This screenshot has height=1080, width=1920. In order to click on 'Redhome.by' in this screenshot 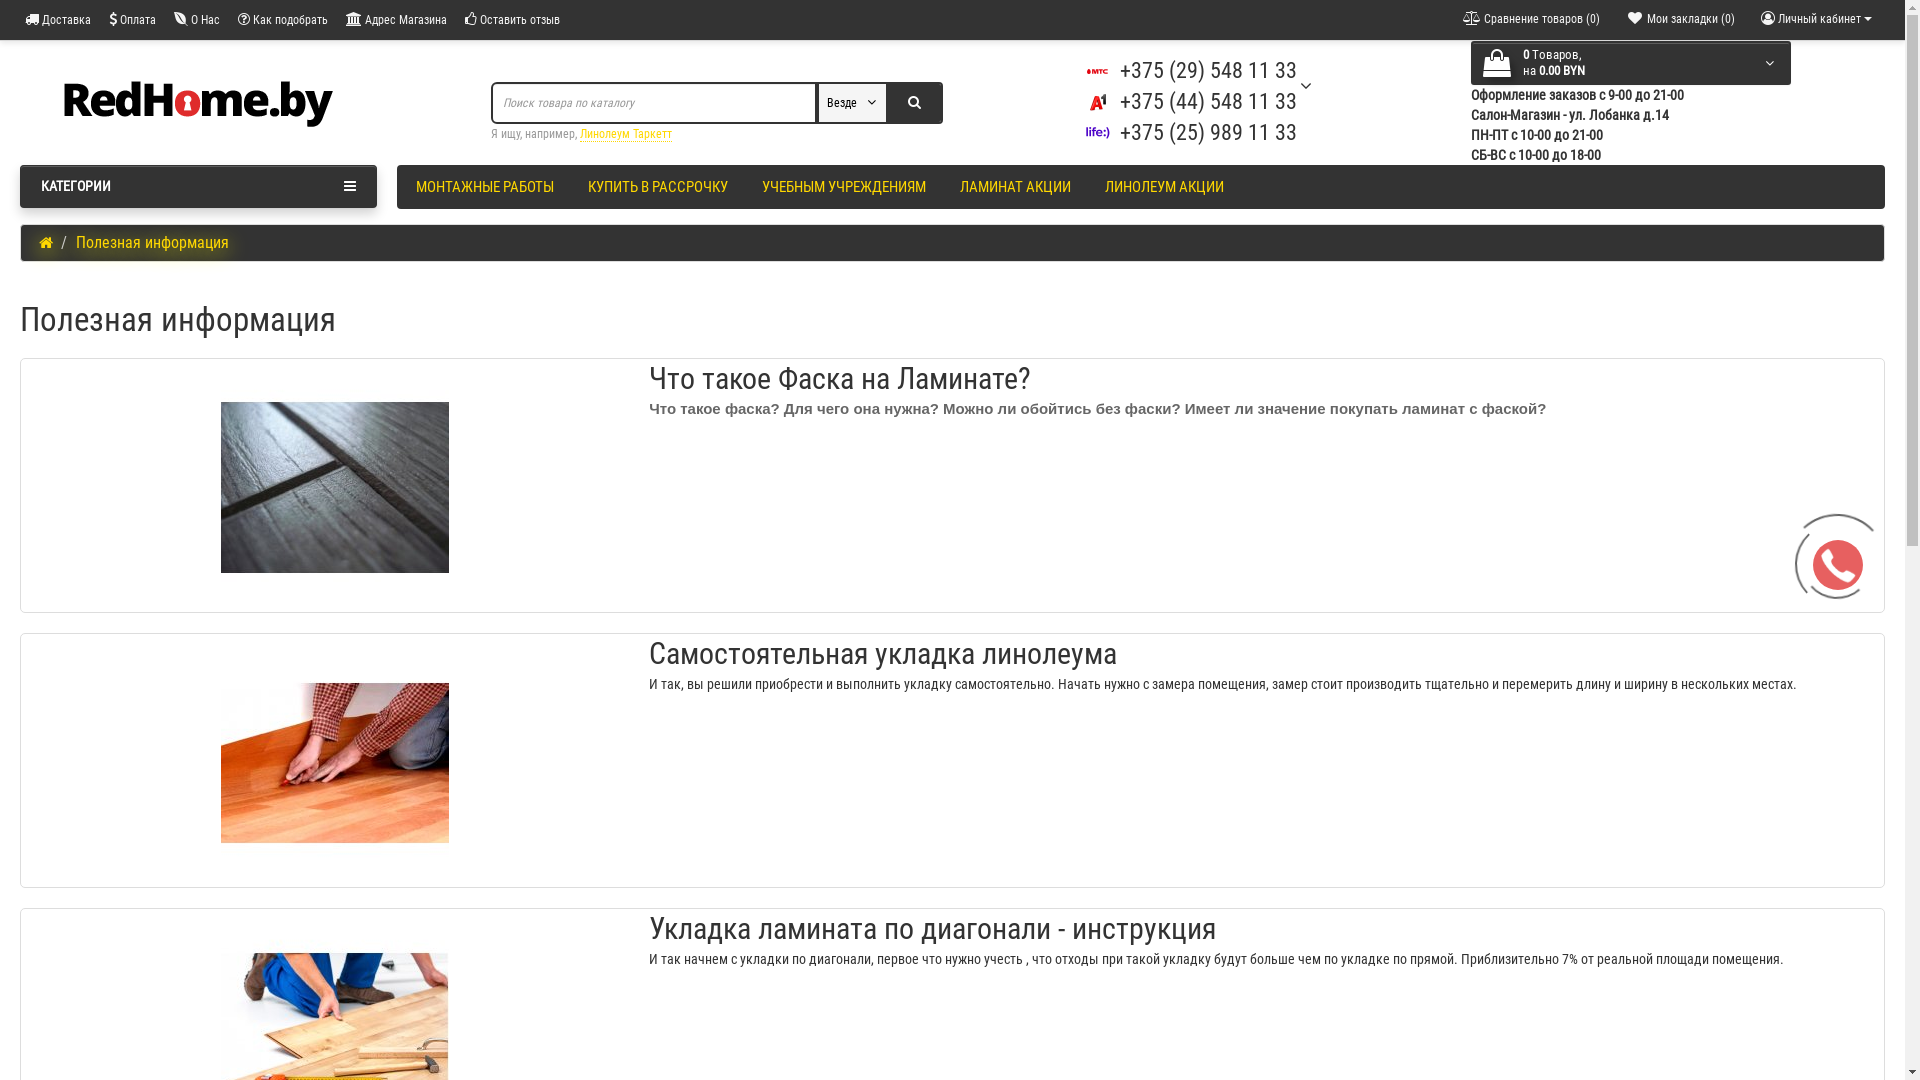, I will do `click(198, 103)`.